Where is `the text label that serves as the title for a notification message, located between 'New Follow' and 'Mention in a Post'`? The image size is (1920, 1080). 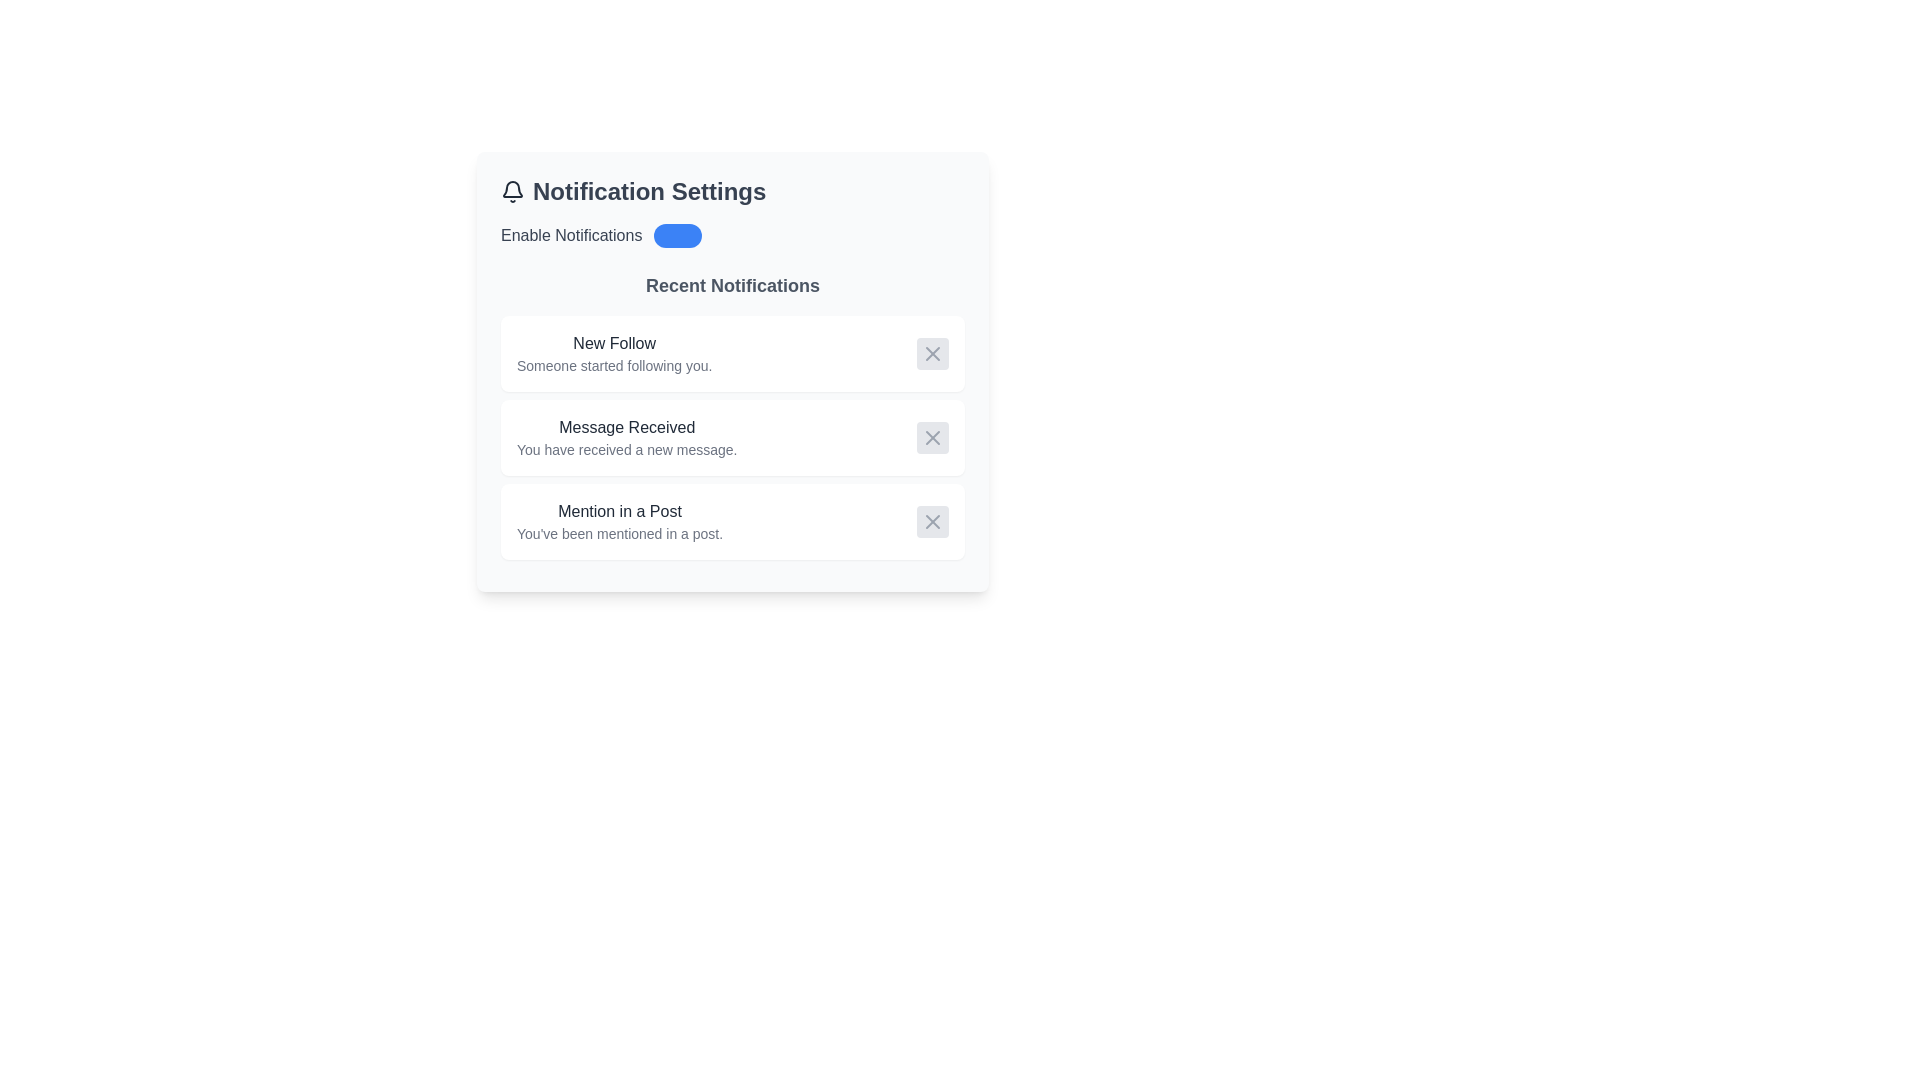 the text label that serves as the title for a notification message, located between 'New Follow' and 'Mention in a Post' is located at coordinates (626, 427).